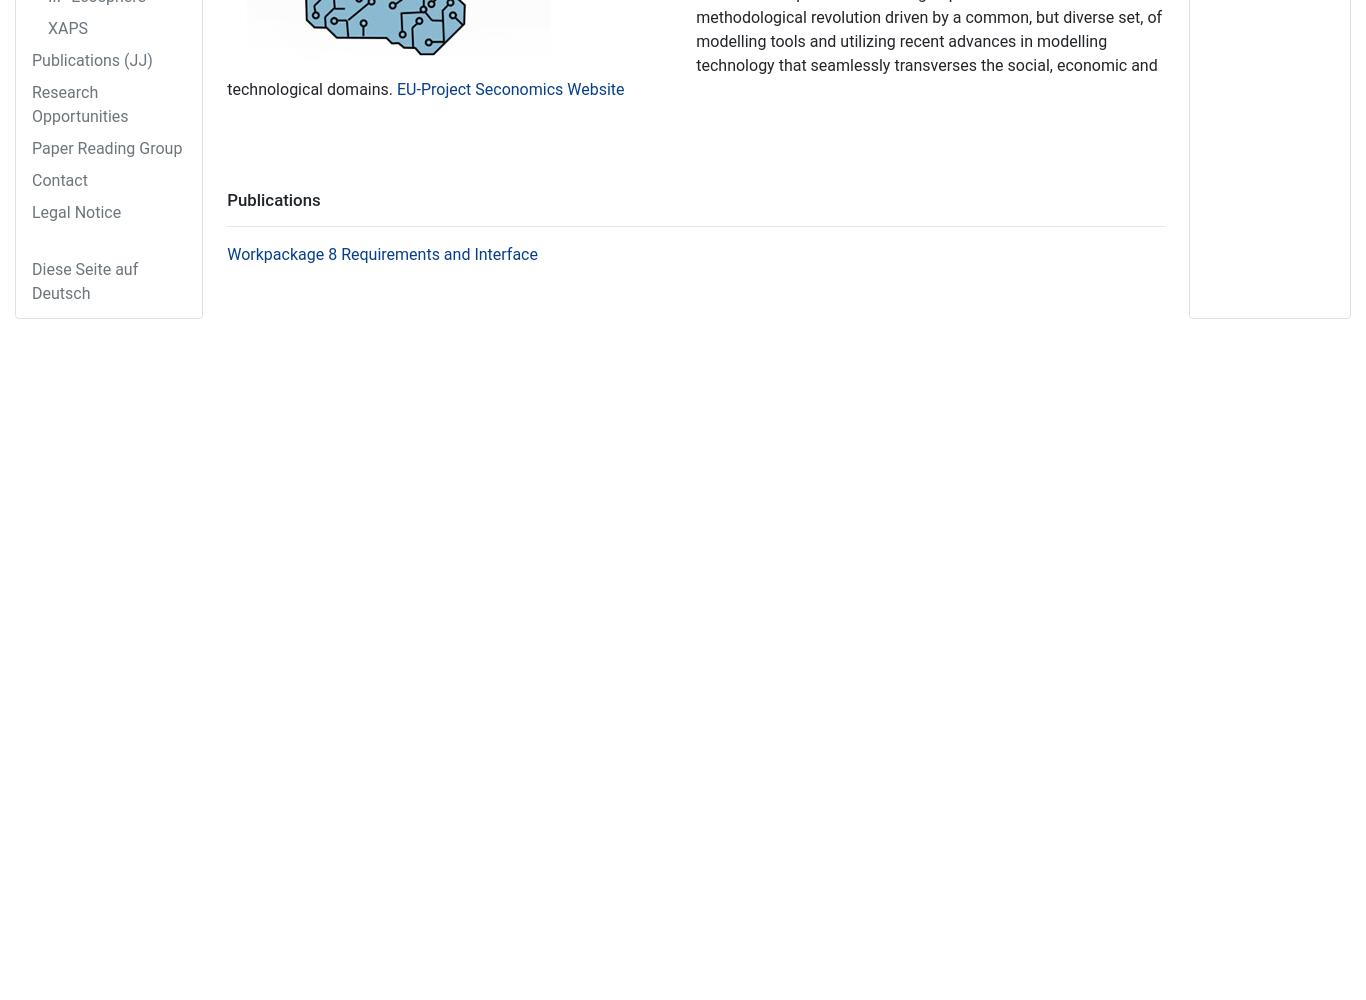 This screenshot has height=1000, width=1366. What do you see at coordinates (68, 28) in the screenshot?
I see `'XAPS'` at bounding box center [68, 28].